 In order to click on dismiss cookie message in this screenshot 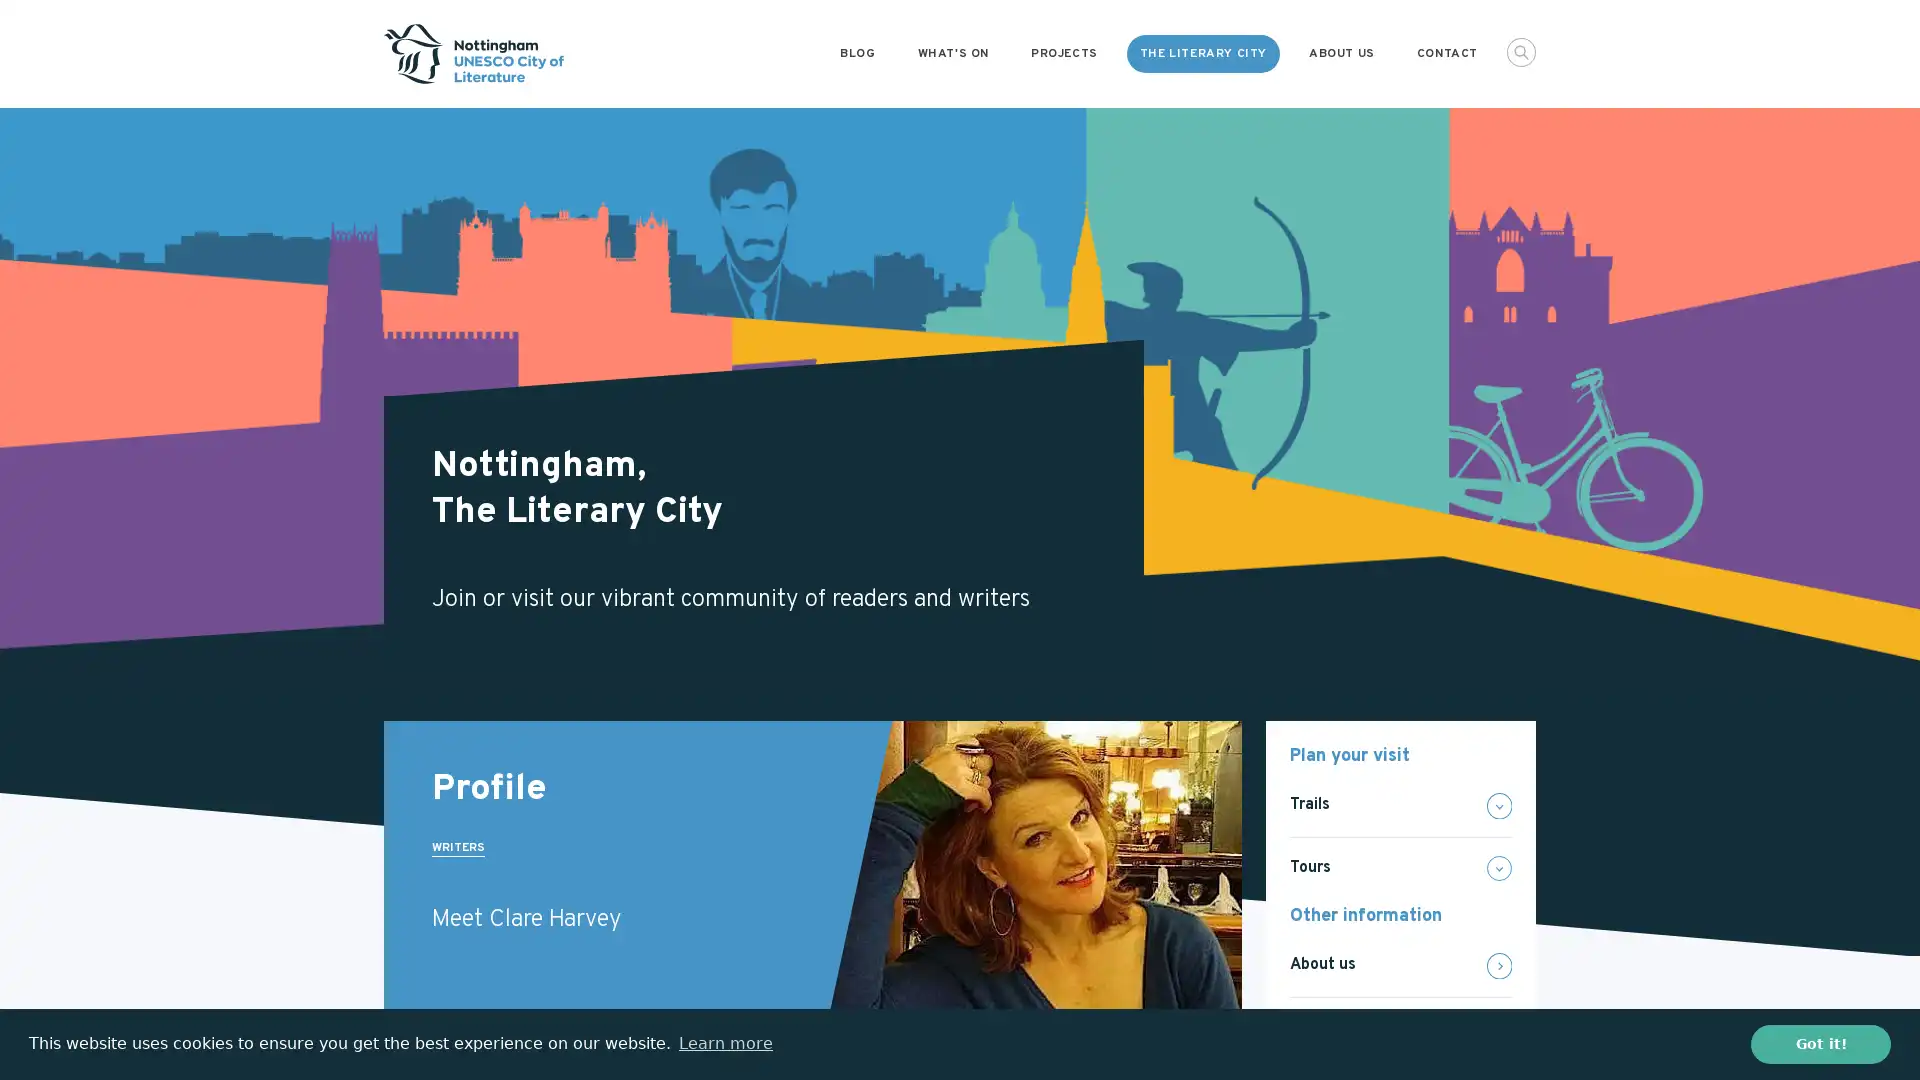, I will do `click(1820, 1043)`.